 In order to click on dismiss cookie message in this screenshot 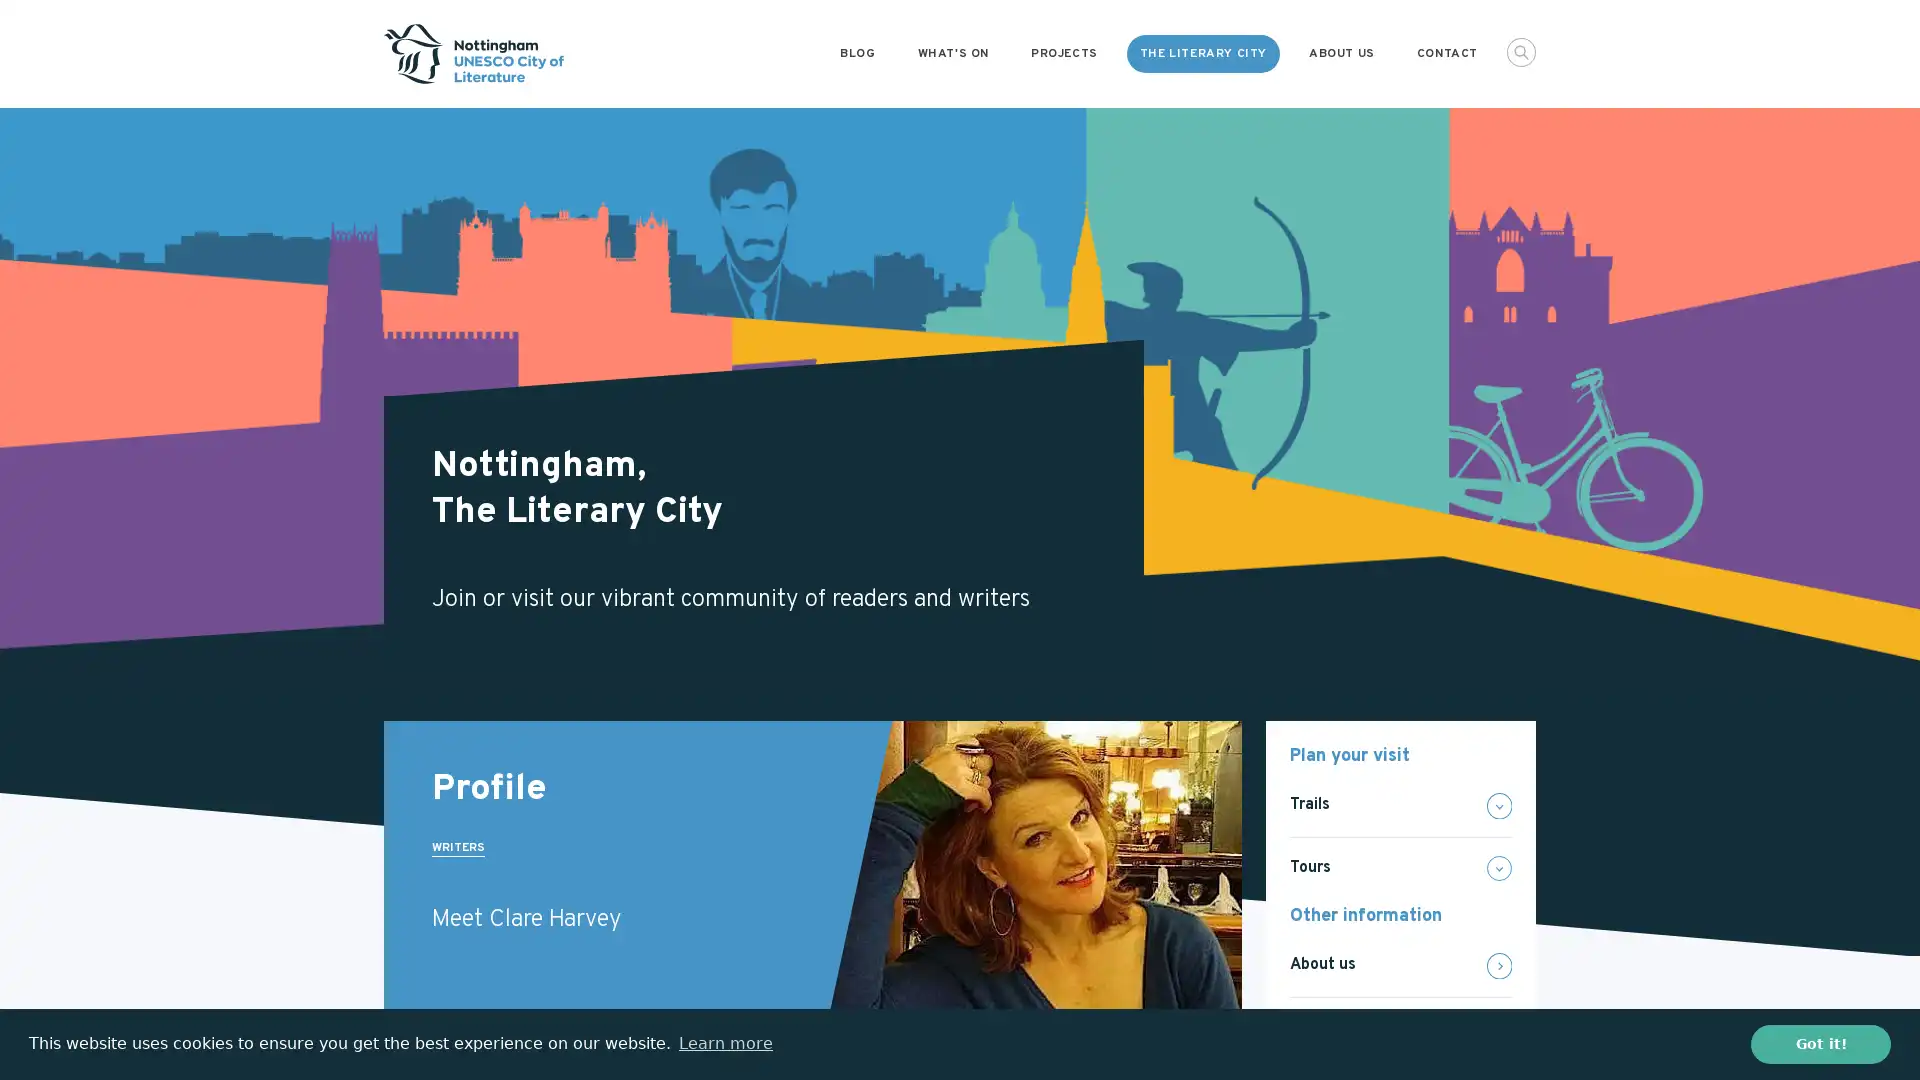, I will do `click(1820, 1043)`.